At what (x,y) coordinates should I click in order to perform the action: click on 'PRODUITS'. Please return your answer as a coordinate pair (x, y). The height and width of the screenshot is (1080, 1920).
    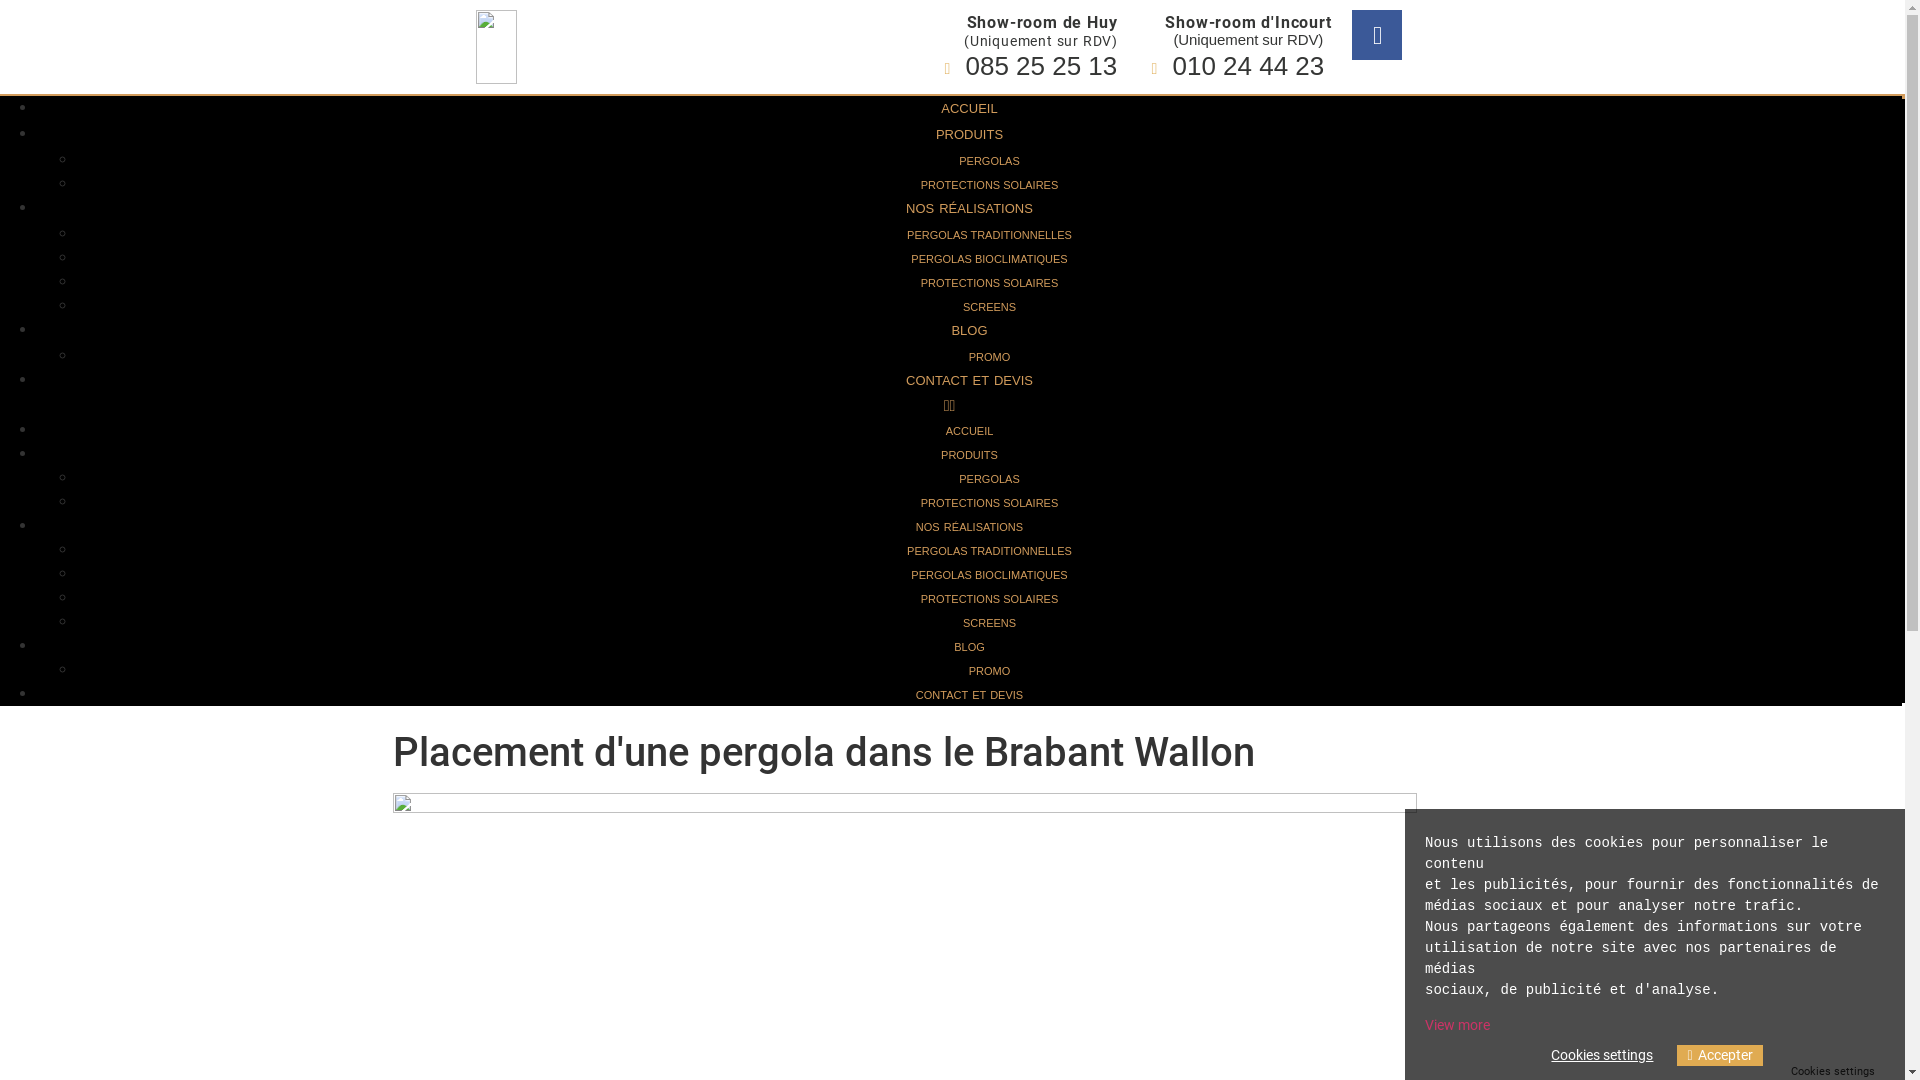
    Looking at the image, I should click on (969, 134).